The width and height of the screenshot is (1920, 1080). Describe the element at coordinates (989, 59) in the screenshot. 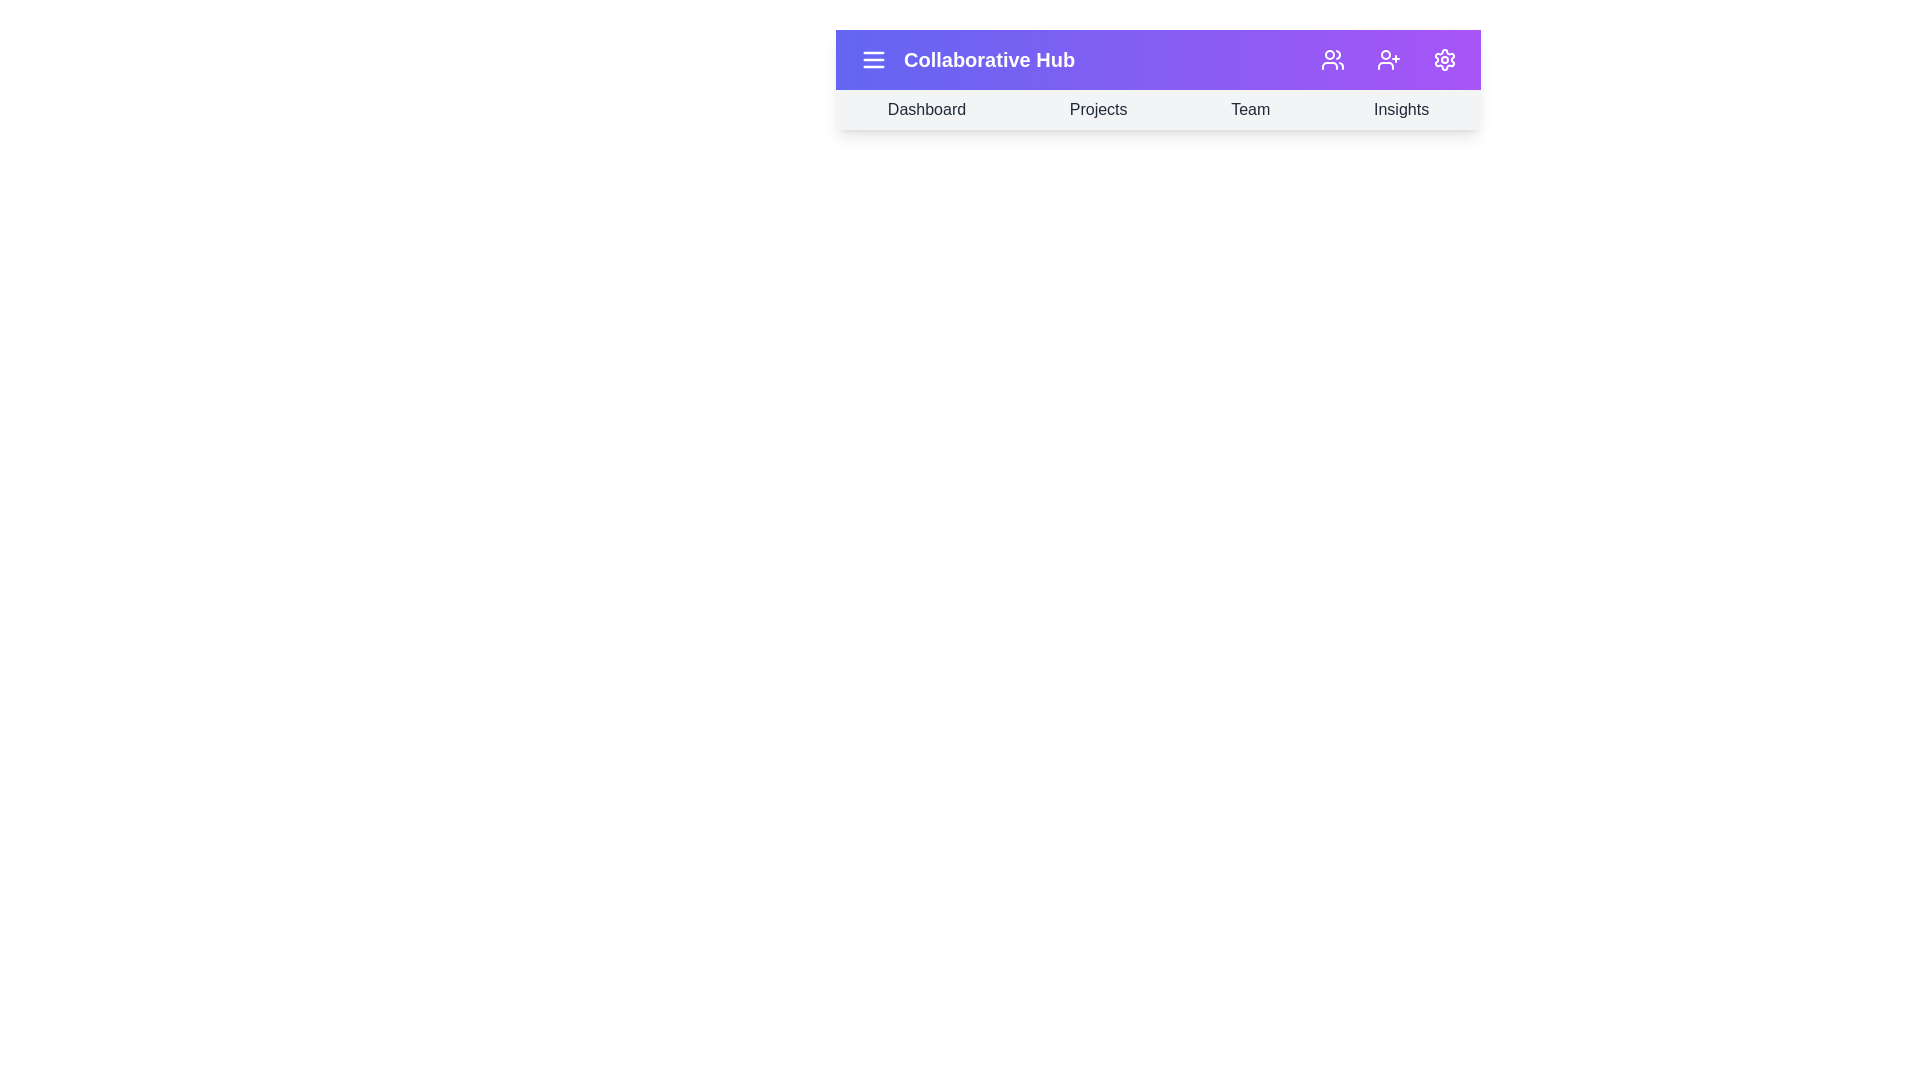

I see `the title text 'Collaborative Hub' in the app bar` at that location.